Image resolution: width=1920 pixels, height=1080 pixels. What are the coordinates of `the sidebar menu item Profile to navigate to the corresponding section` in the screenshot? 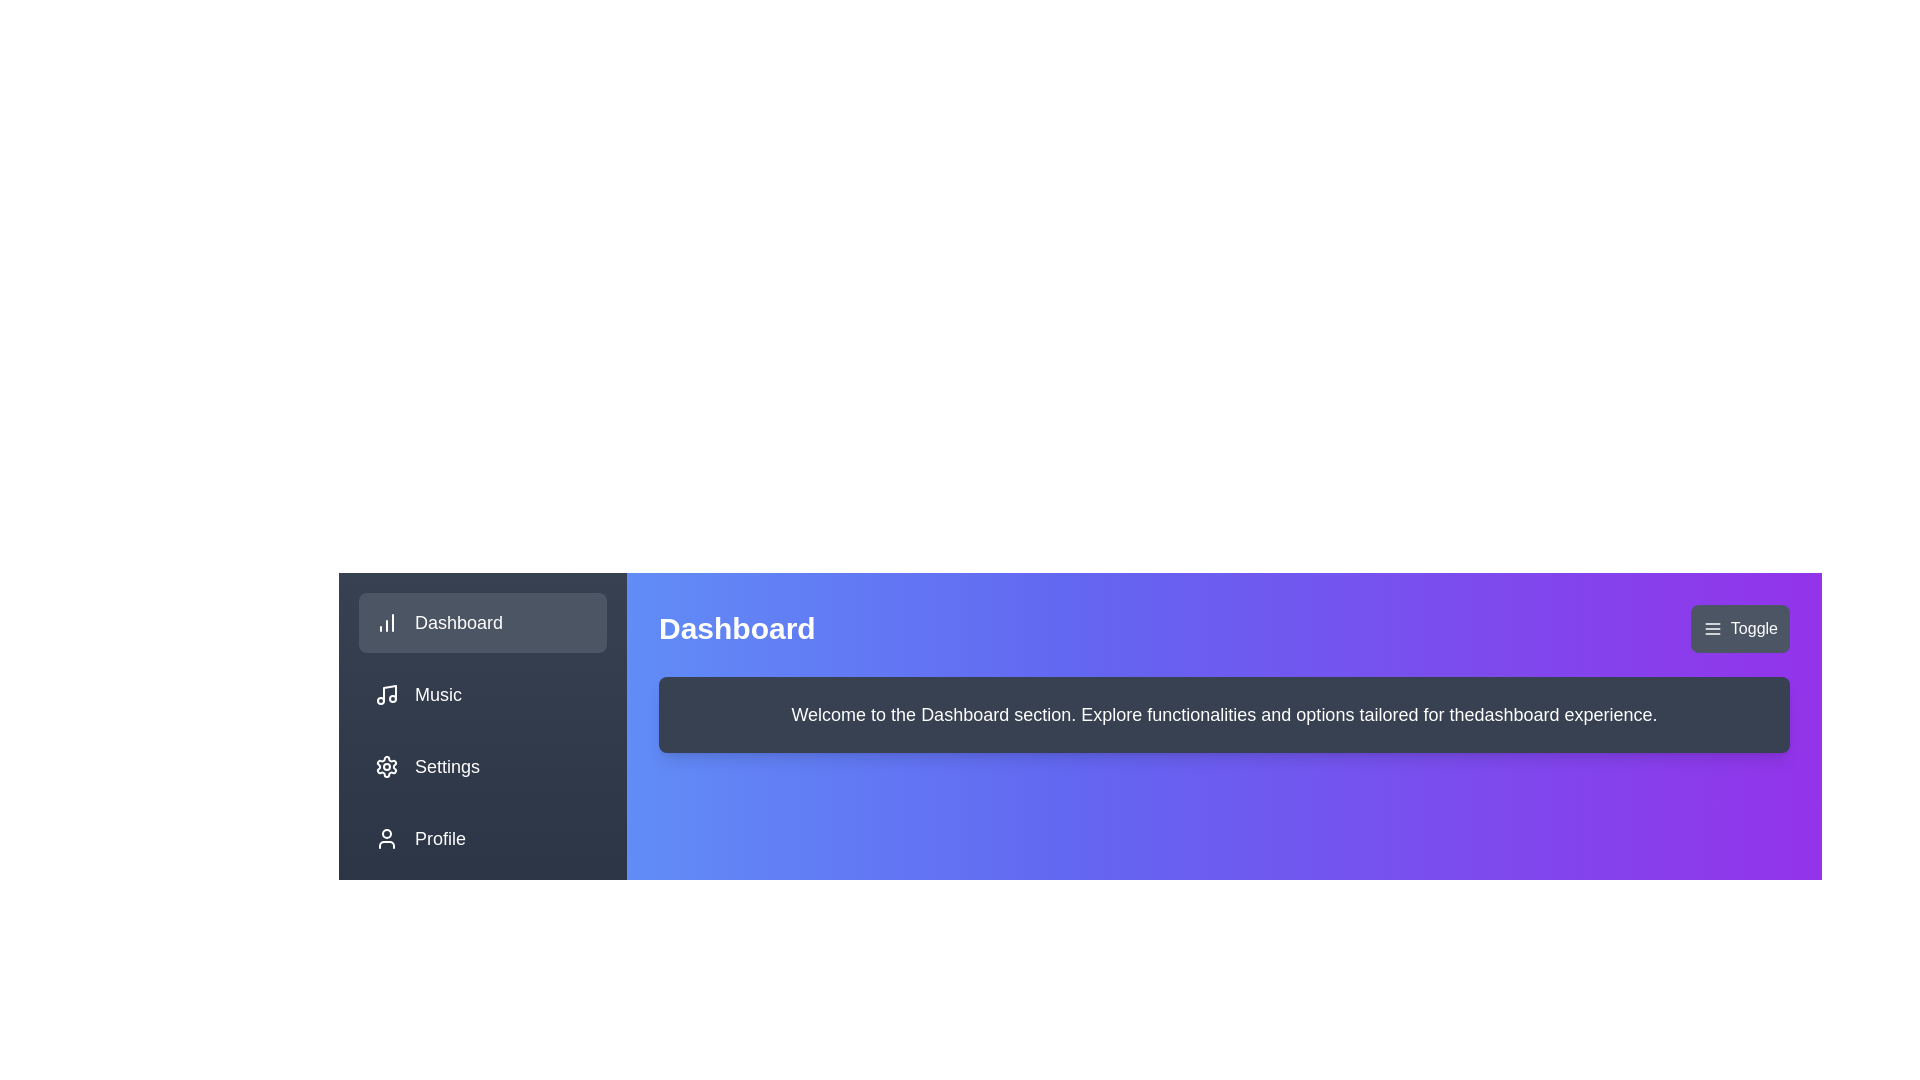 It's located at (483, 839).